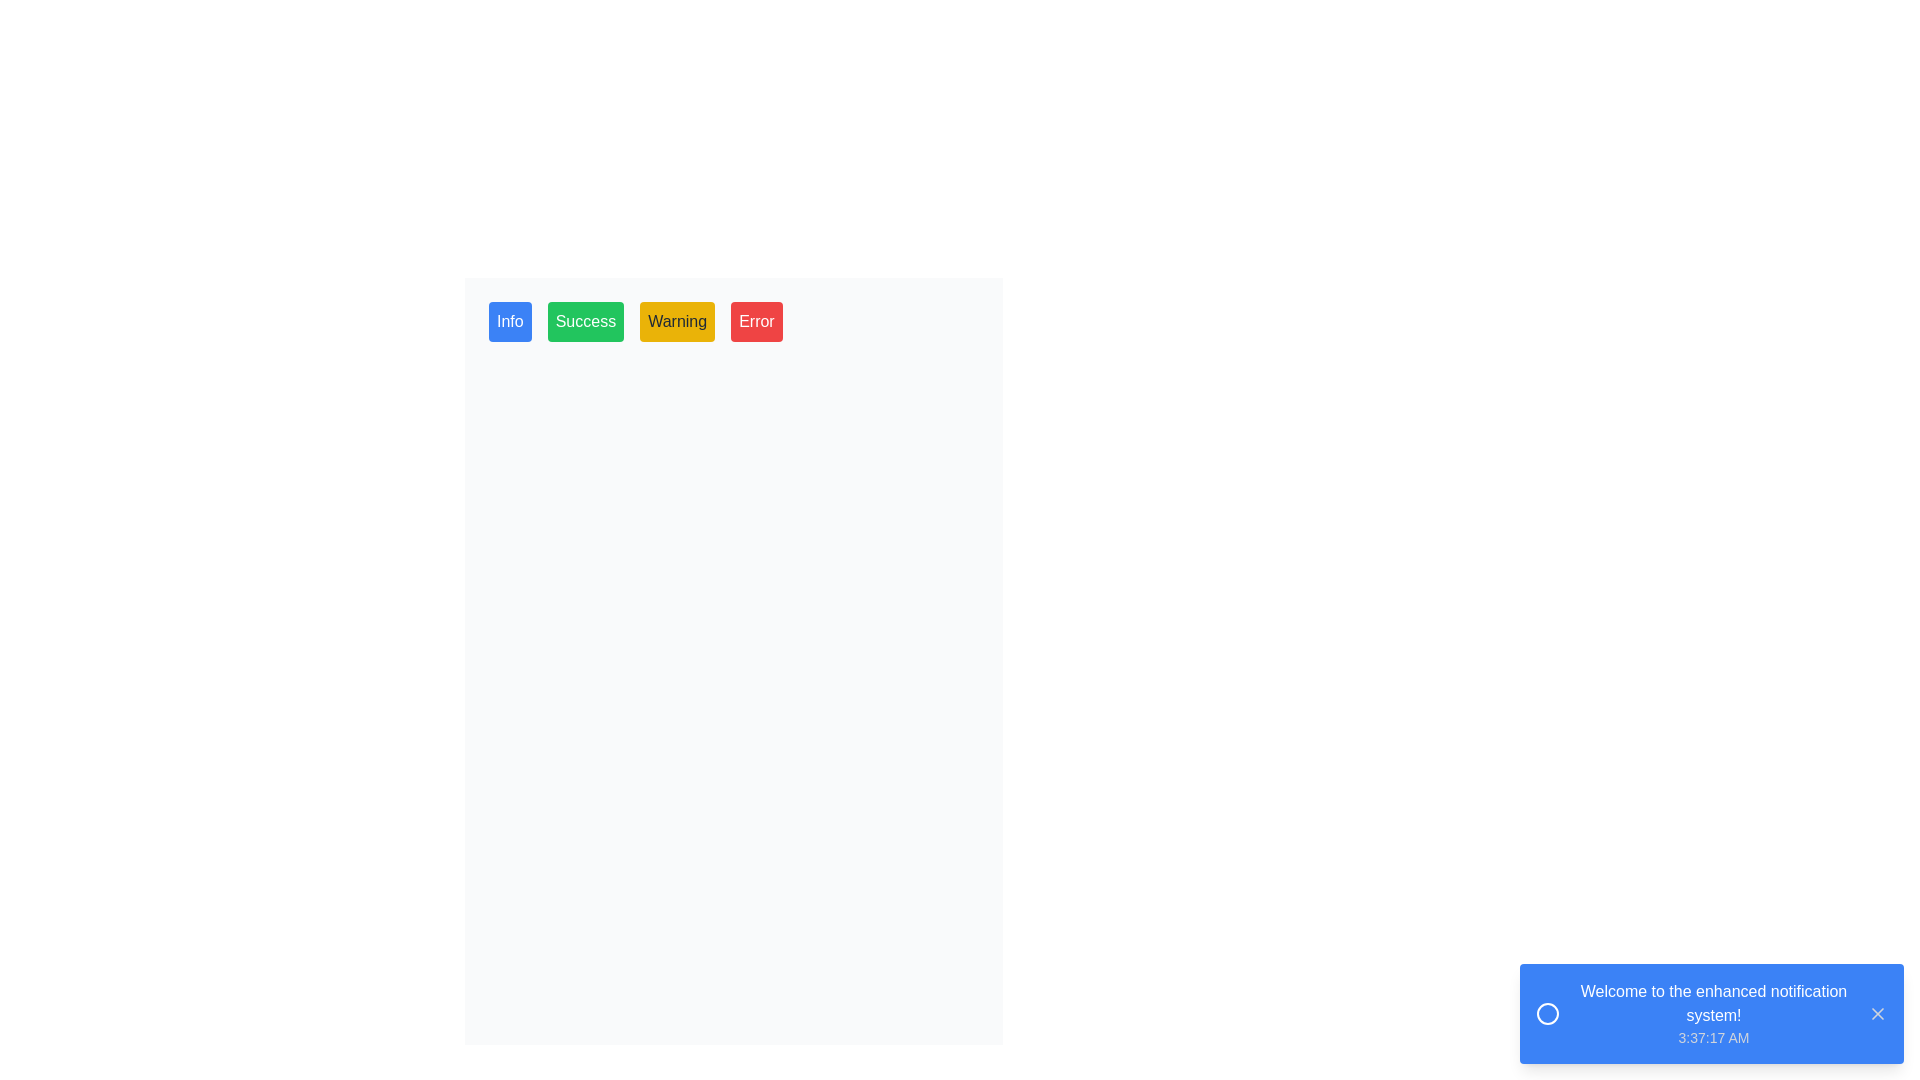 This screenshot has height=1080, width=1920. Describe the element at coordinates (1711, 1014) in the screenshot. I see `the notification box with a bright blue background that contains the text 'Welcome to the enhanced notification system!' to possibly reveal additional interaction options` at that location.